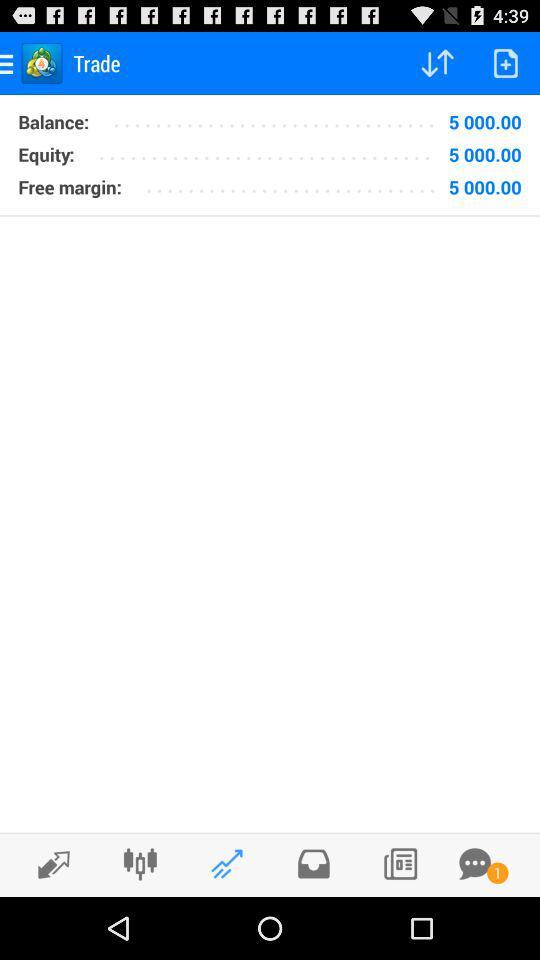 The height and width of the screenshot is (960, 540). What do you see at coordinates (139, 863) in the screenshot?
I see `settings` at bounding box center [139, 863].